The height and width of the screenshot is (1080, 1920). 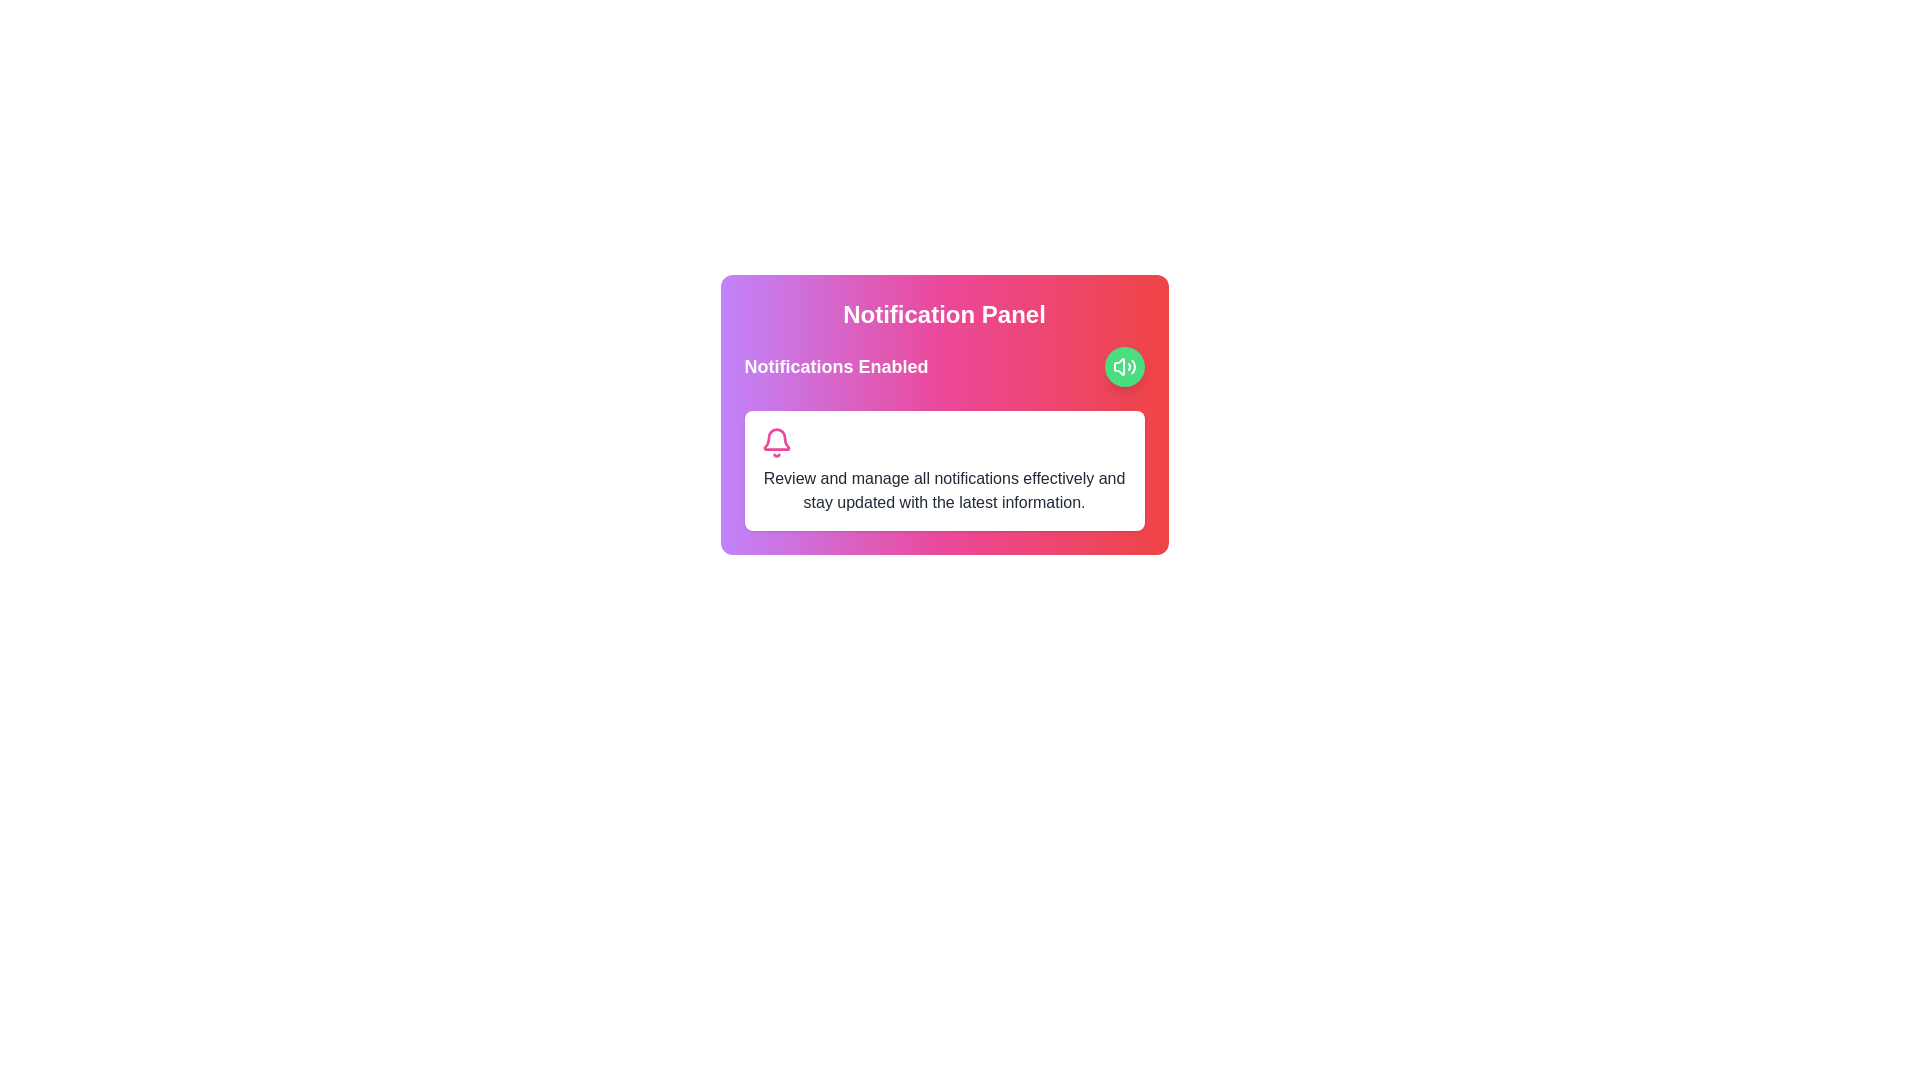 What do you see at coordinates (1124, 366) in the screenshot?
I see `the volume or sound notification icon located at the top-right corner of the notification panel inside a green circular button` at bounding box center [1124, 366].